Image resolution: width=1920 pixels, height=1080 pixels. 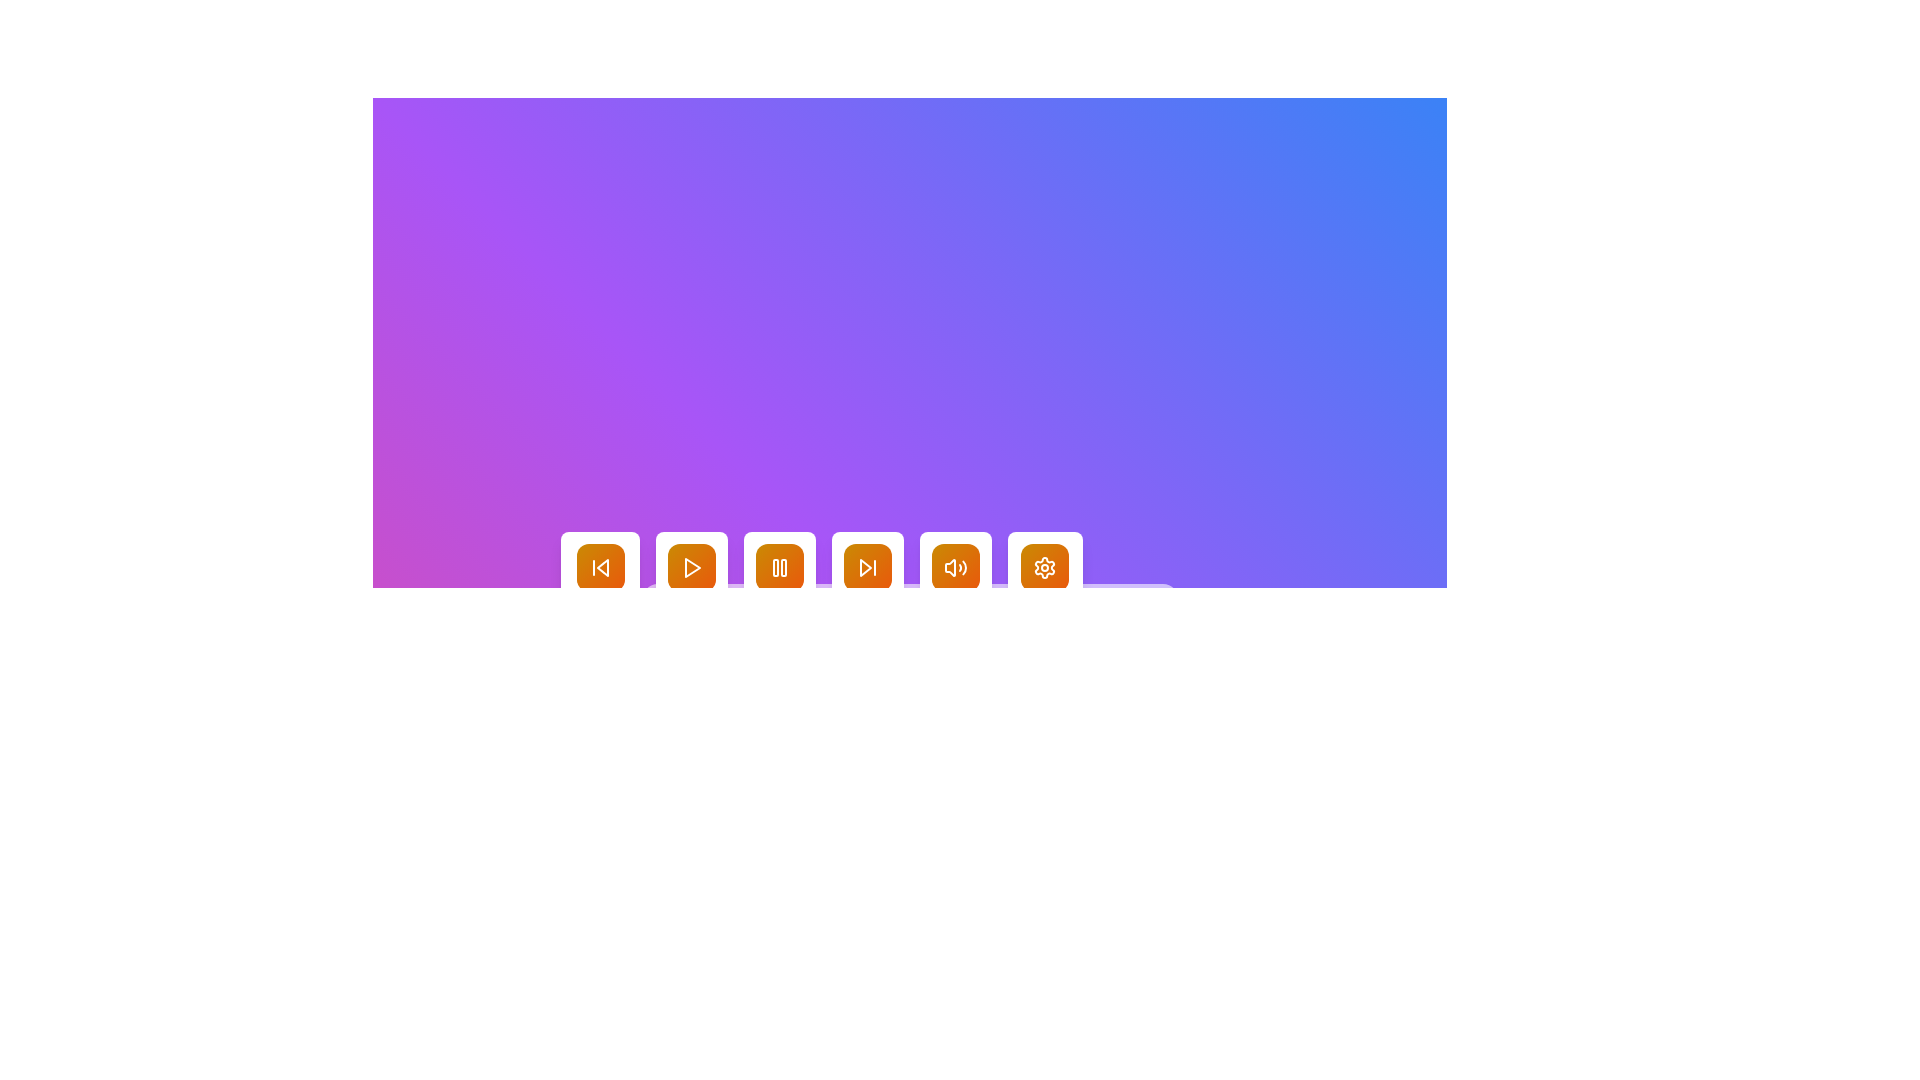 I want to click on the fifth button from the left in the row of volume control buttons at the bottom center of the interface, so click(x=954, y=567).